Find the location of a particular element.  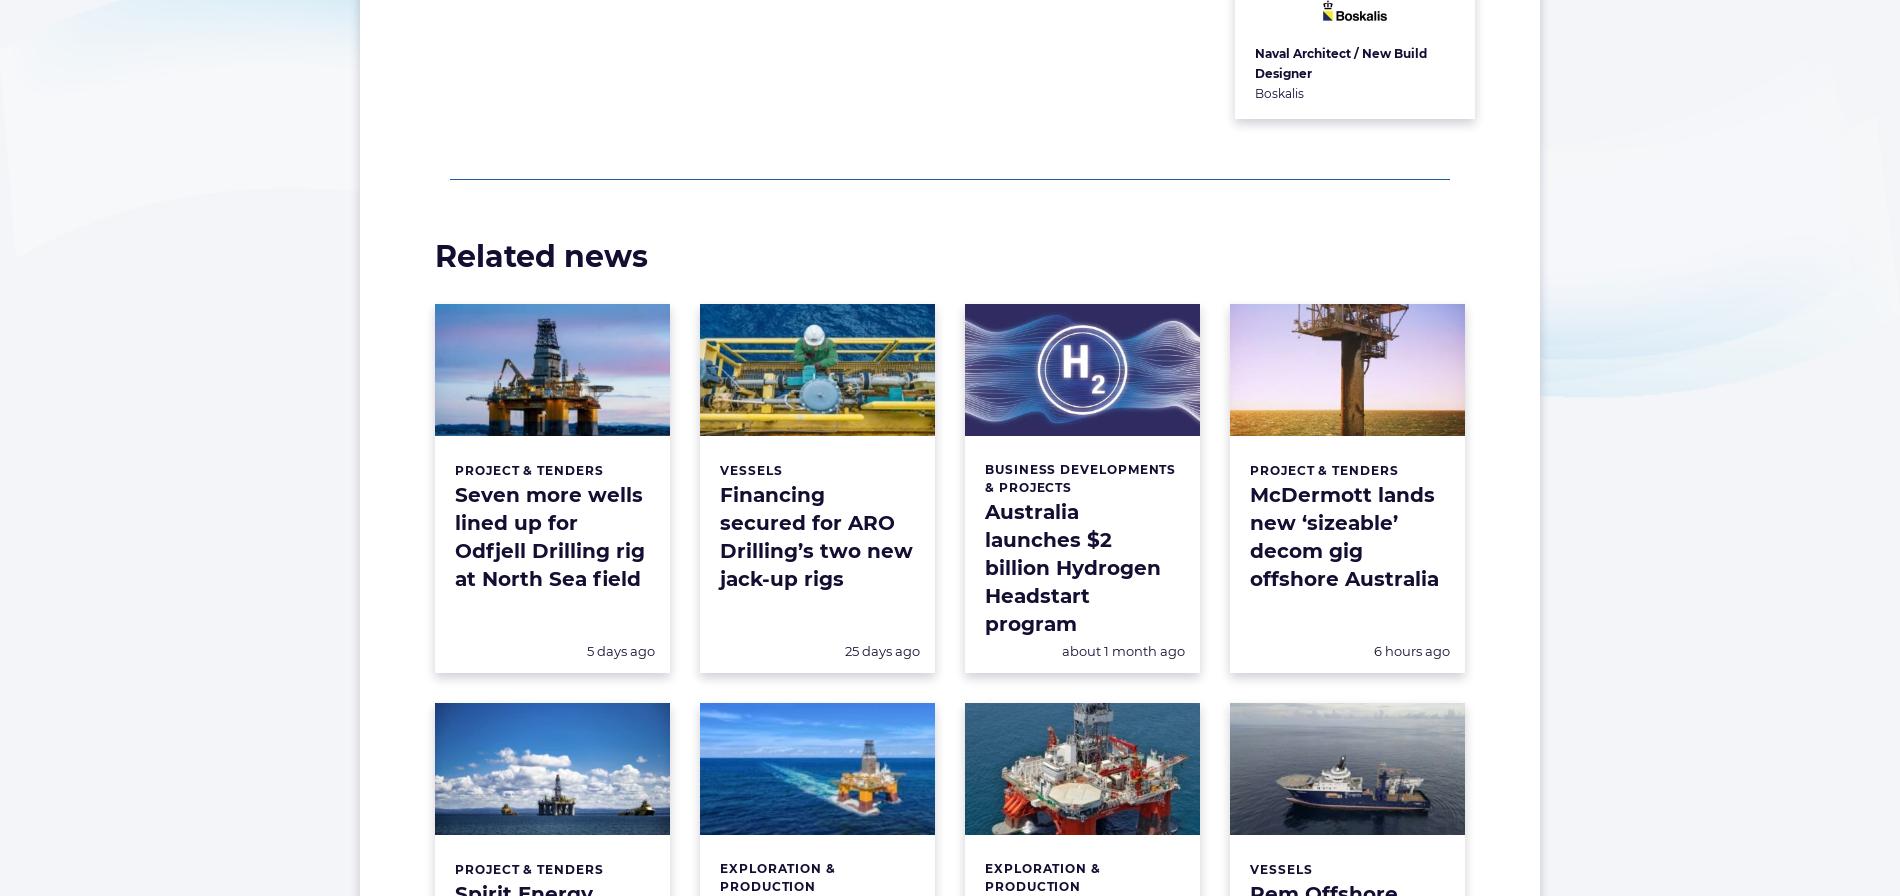

'Australia launches $2 billion Hydrogen Headstart program' is located at coordinates (1072, 566).